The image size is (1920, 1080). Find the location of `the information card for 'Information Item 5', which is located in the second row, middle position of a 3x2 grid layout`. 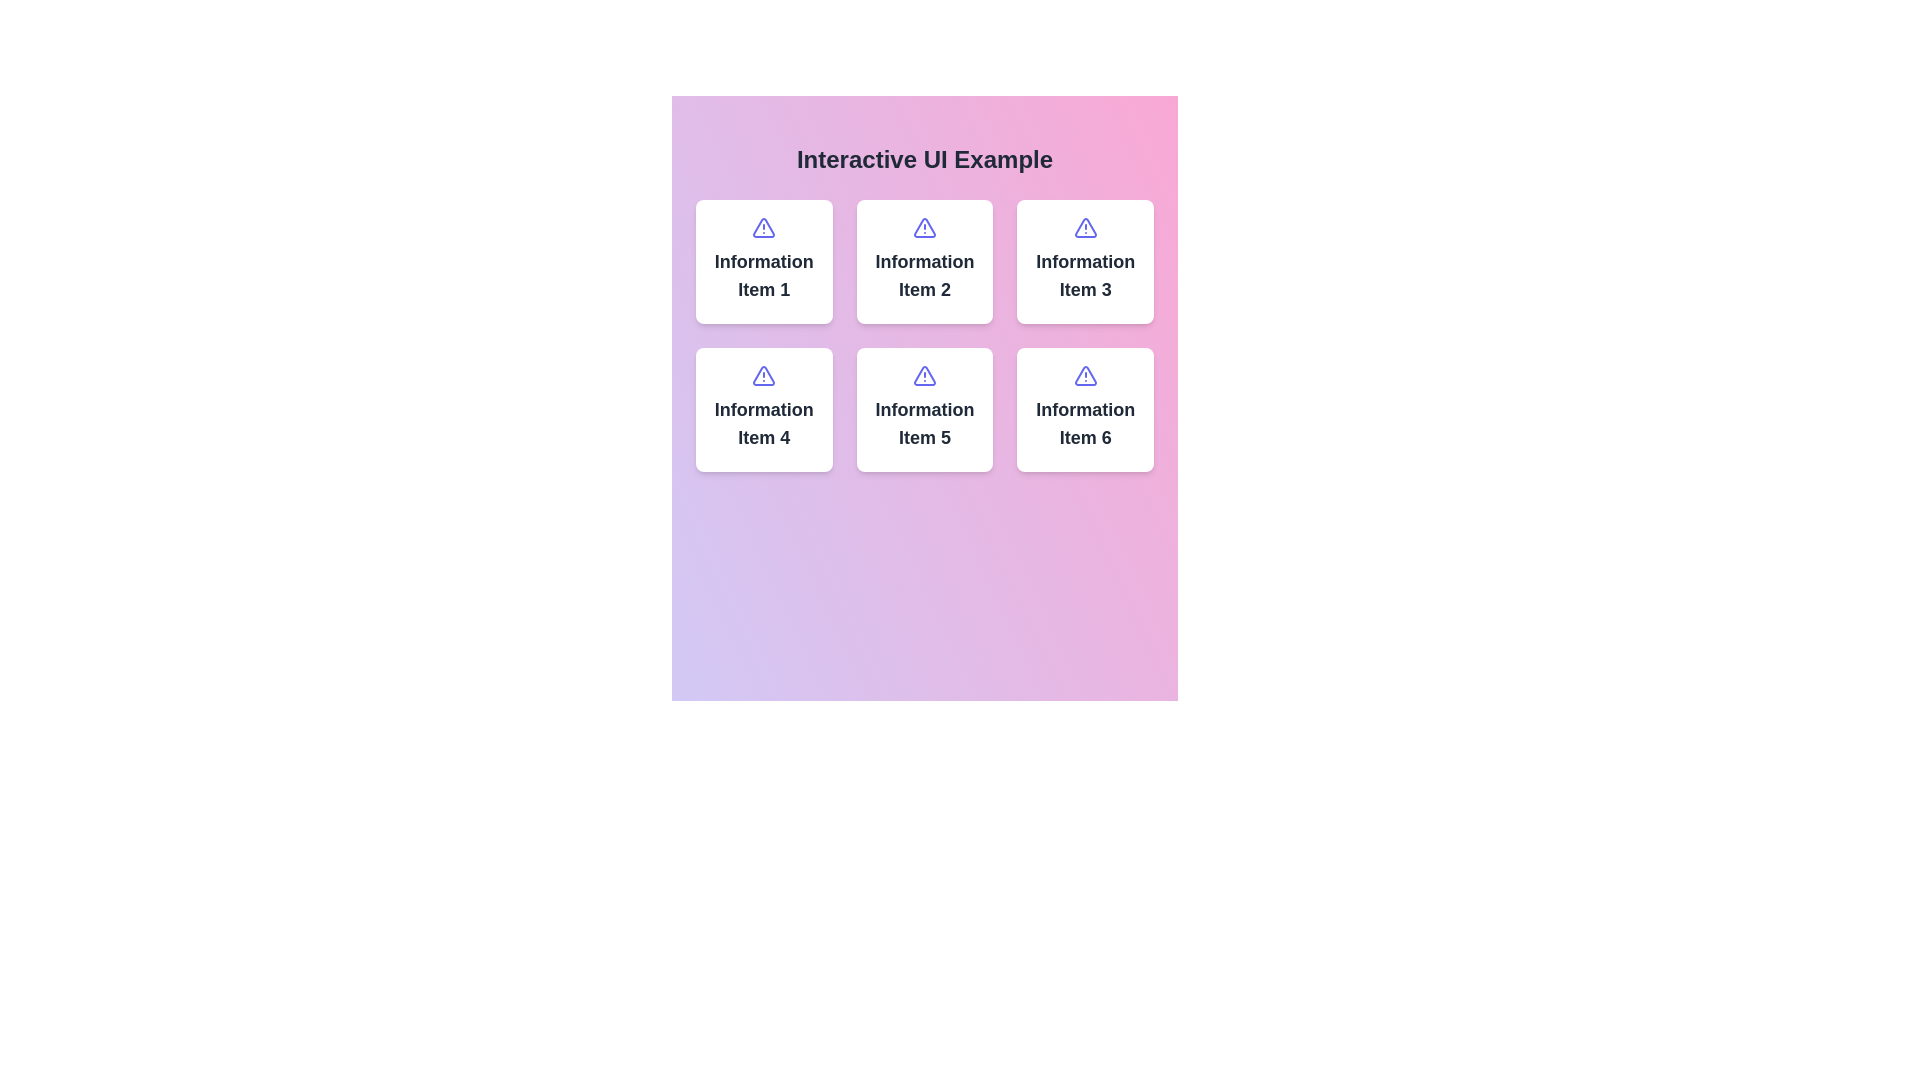

the information card for 'Information Item 5', which is located in the second row, middle position of a 3x2 grid layout is located at coordinates (924, 408).